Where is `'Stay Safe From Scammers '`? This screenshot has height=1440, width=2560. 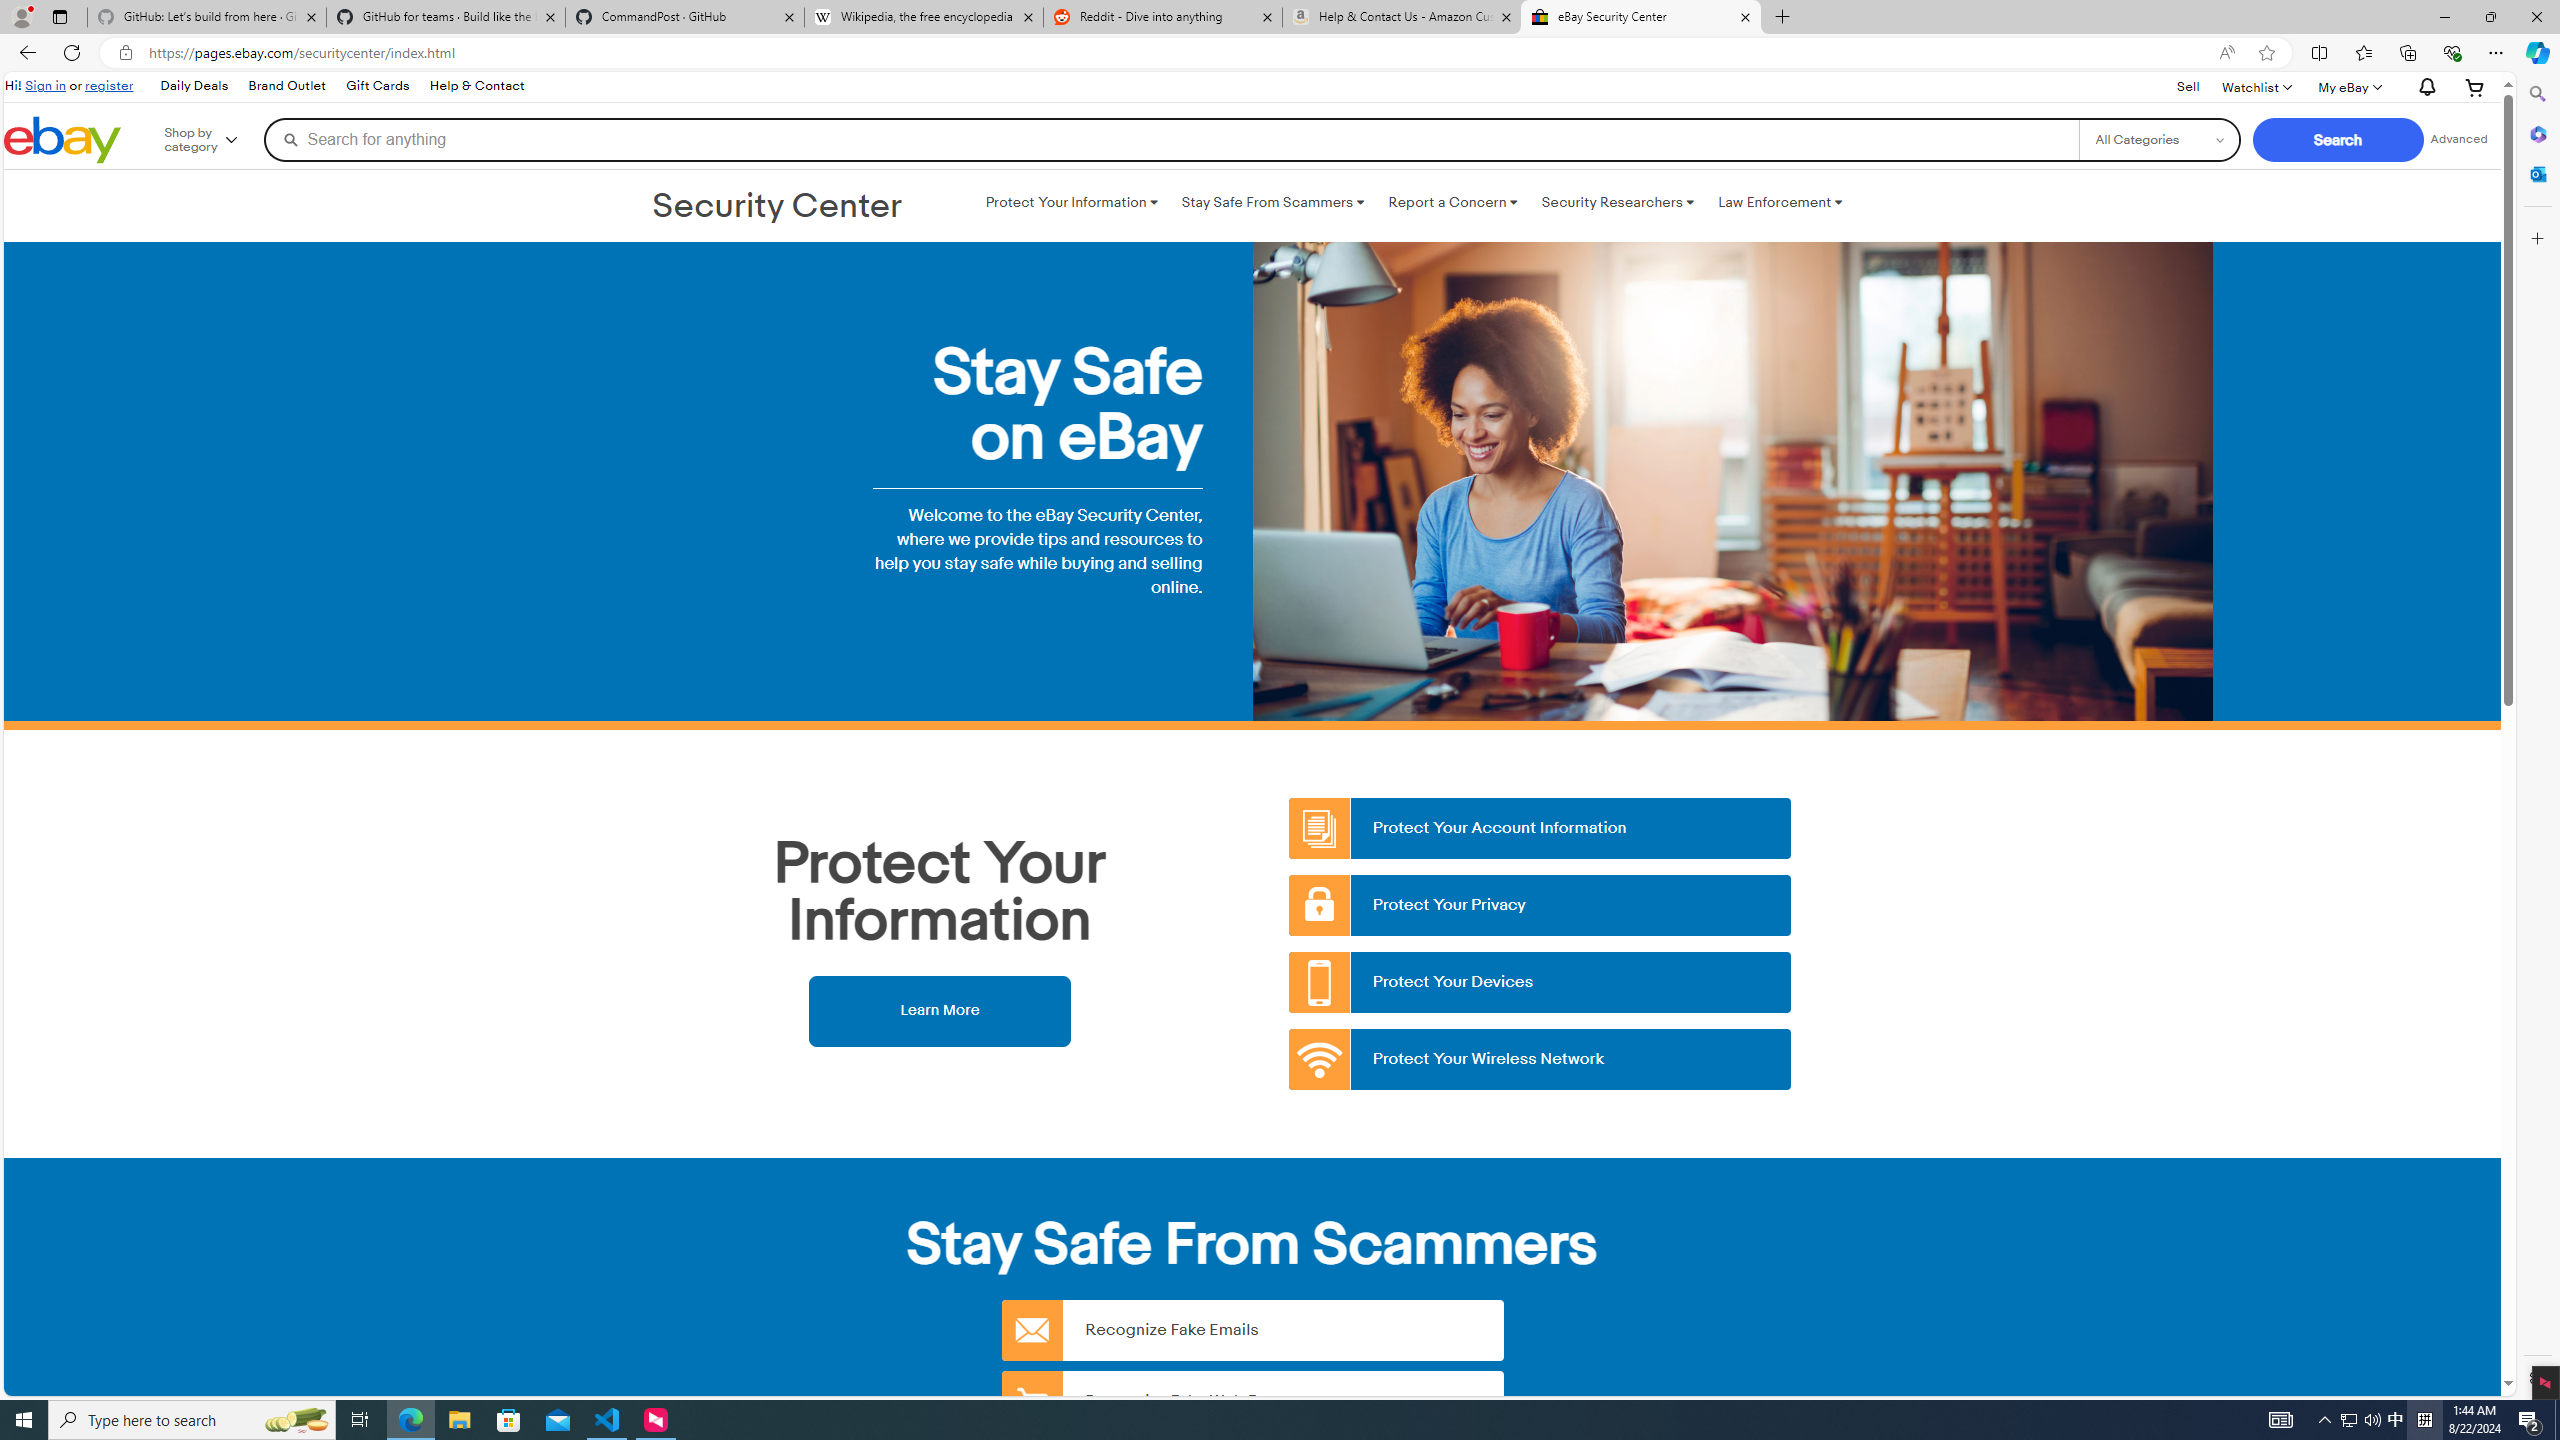
'Stay Safe From Scammers ' is located at coordinates (1271, 202).